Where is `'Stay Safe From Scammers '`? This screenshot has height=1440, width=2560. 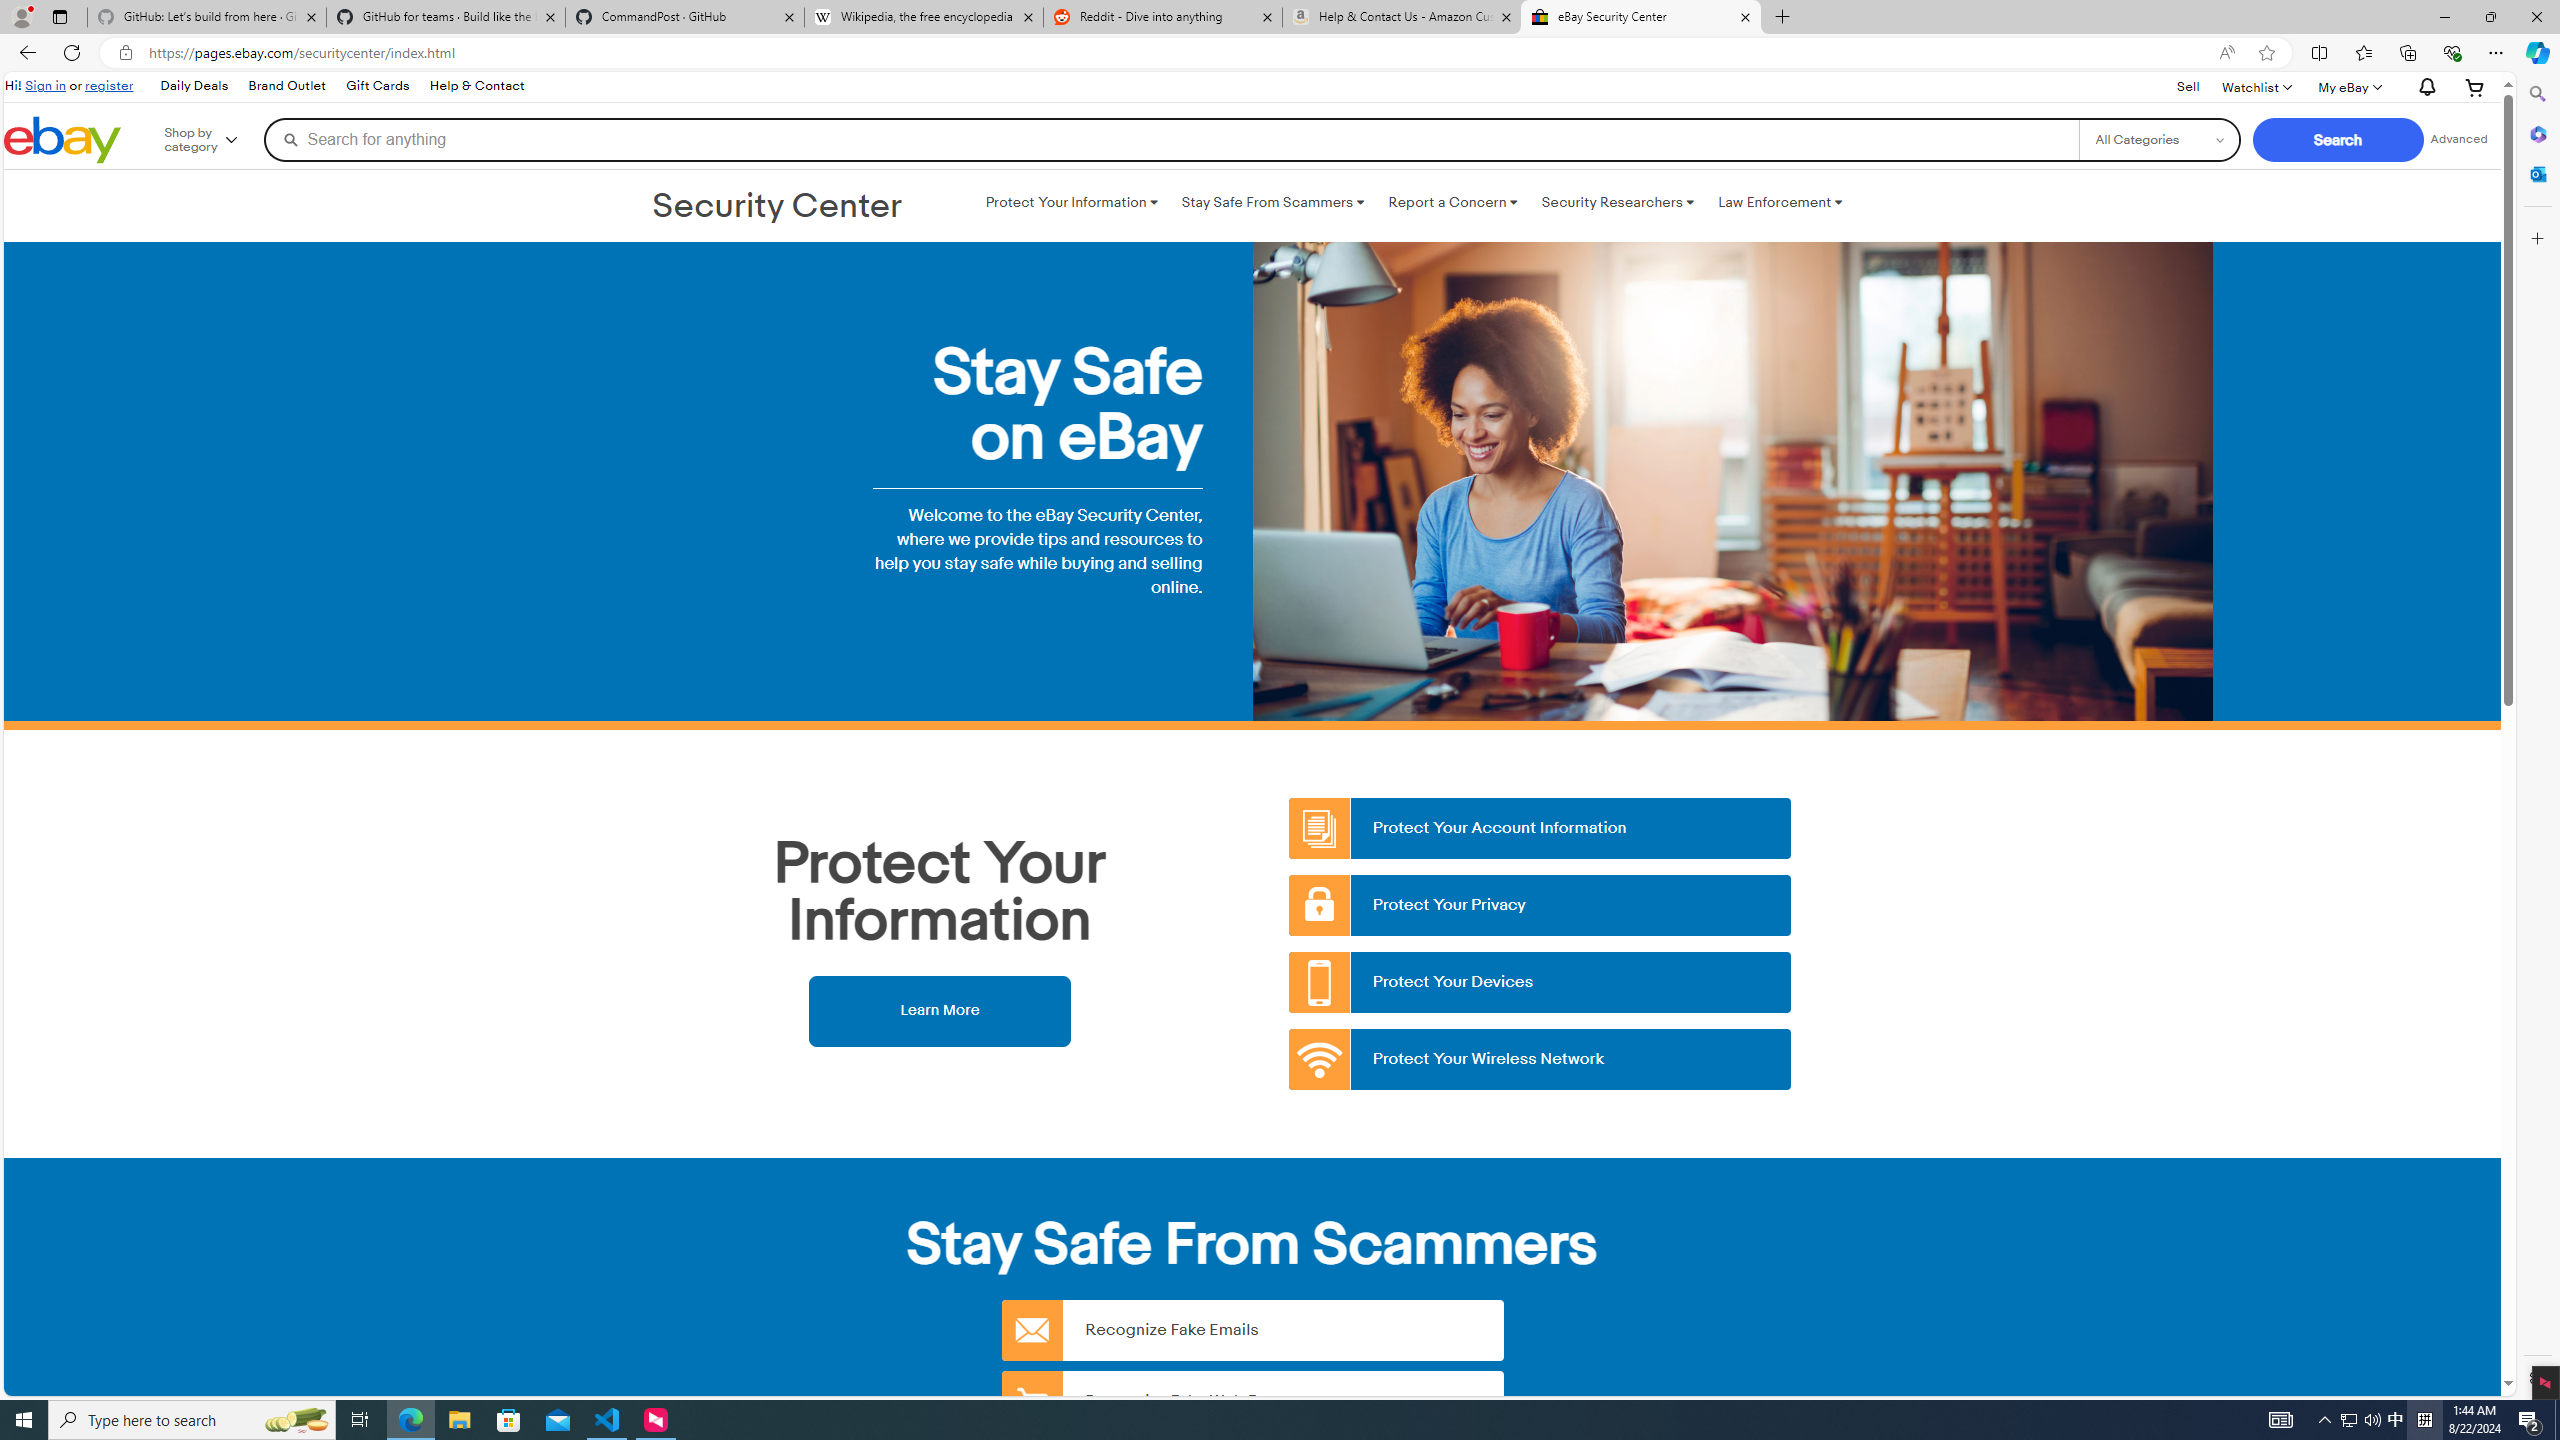
'Stay Safe From Scammers ' is located at coordinates (1271, 202).